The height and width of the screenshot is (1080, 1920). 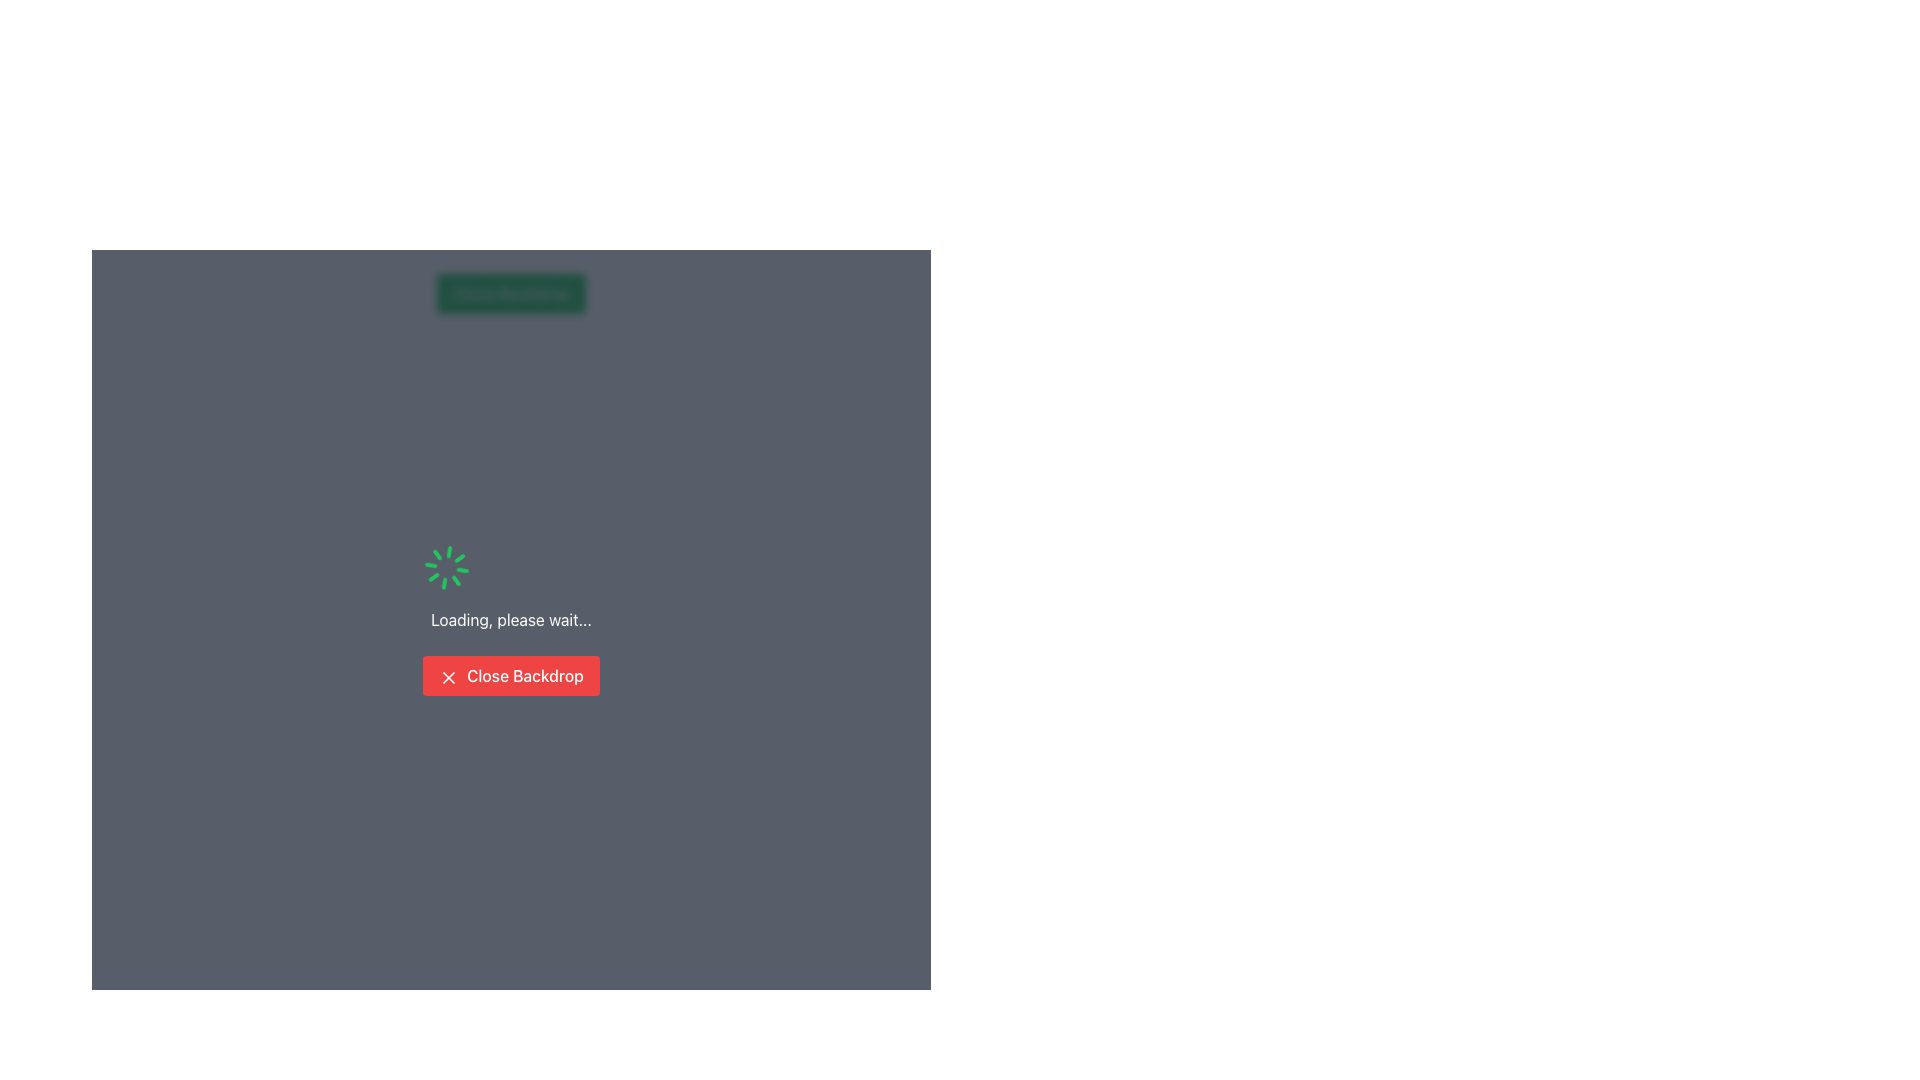 I want to click on the green button with rounded corners labeled 'Close Backdrop', so click(x=511, y=293).